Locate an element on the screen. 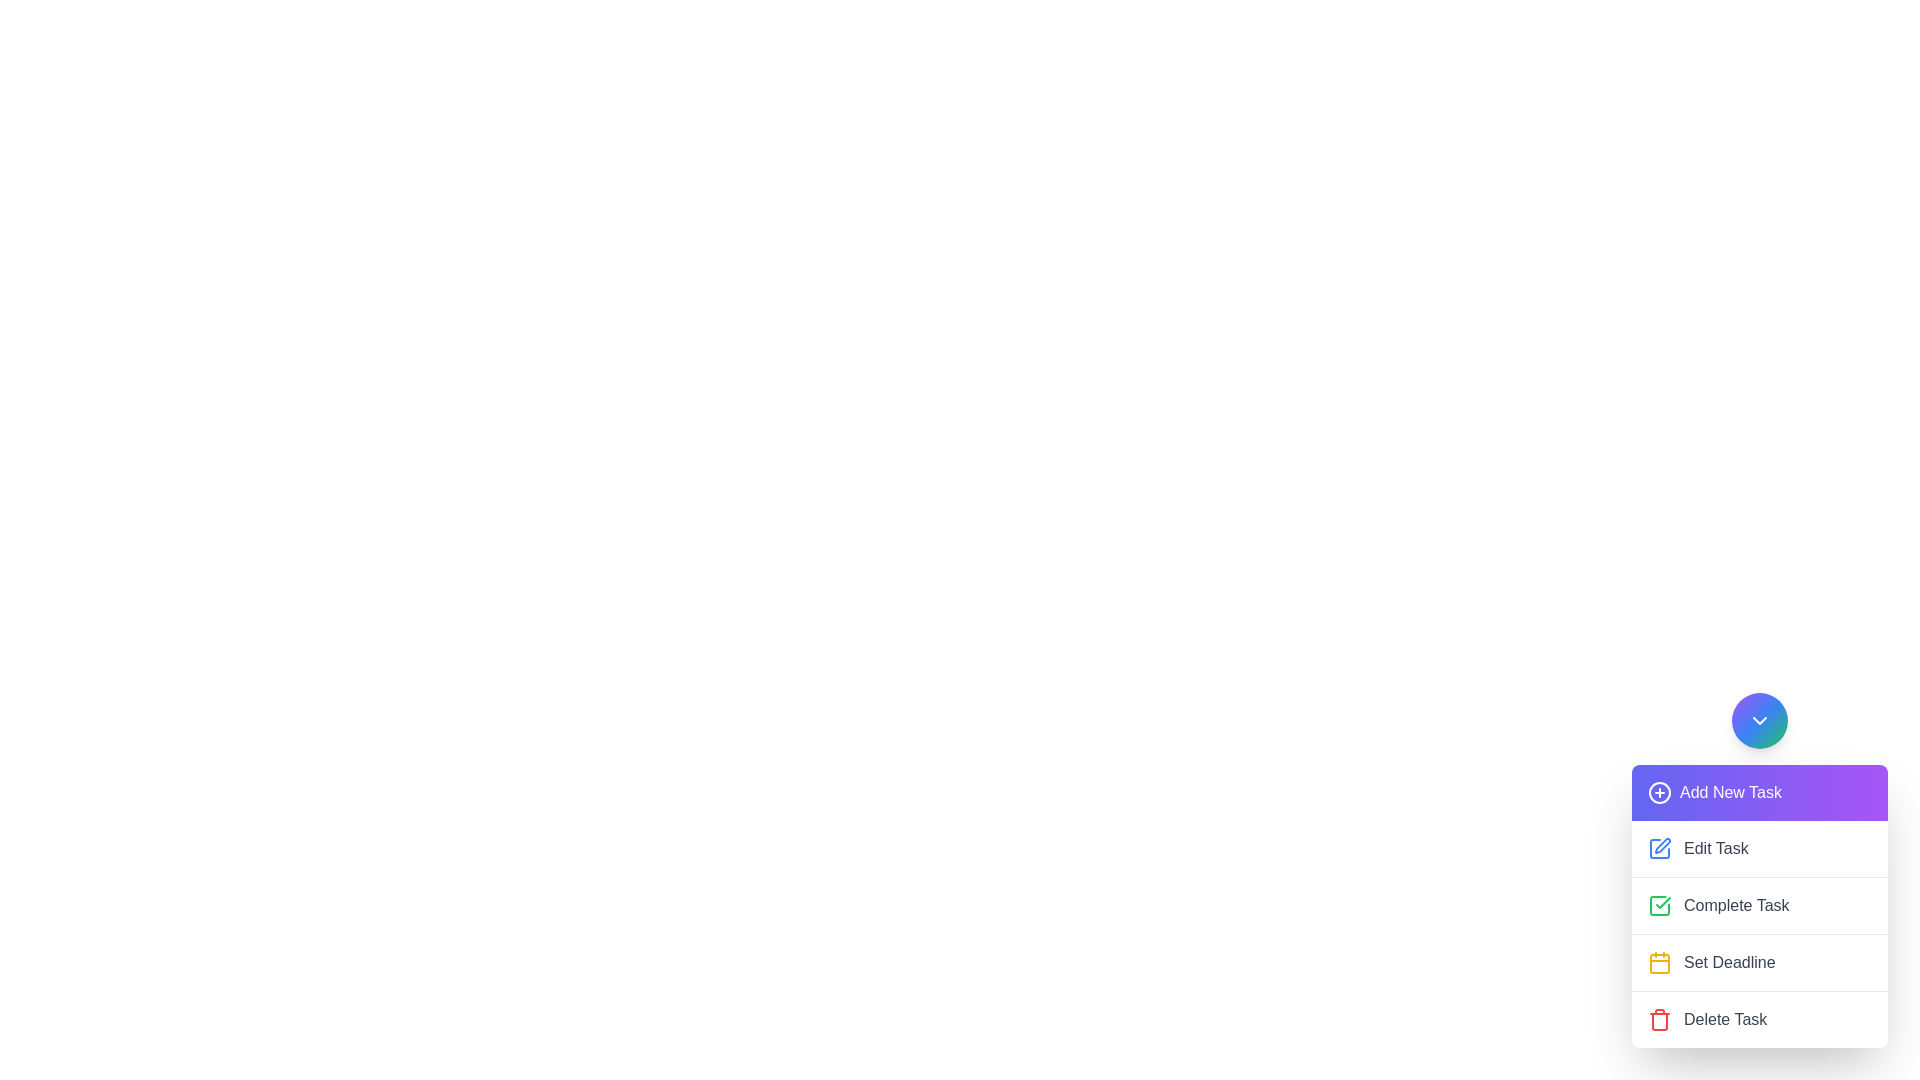 This screenshot has width=1920, height=1080. the chevron-down SVG graphic icon which indicates an expandable menu located within a circular button at the bottom-right corner of the interface is located at coordinates (1760, 721).